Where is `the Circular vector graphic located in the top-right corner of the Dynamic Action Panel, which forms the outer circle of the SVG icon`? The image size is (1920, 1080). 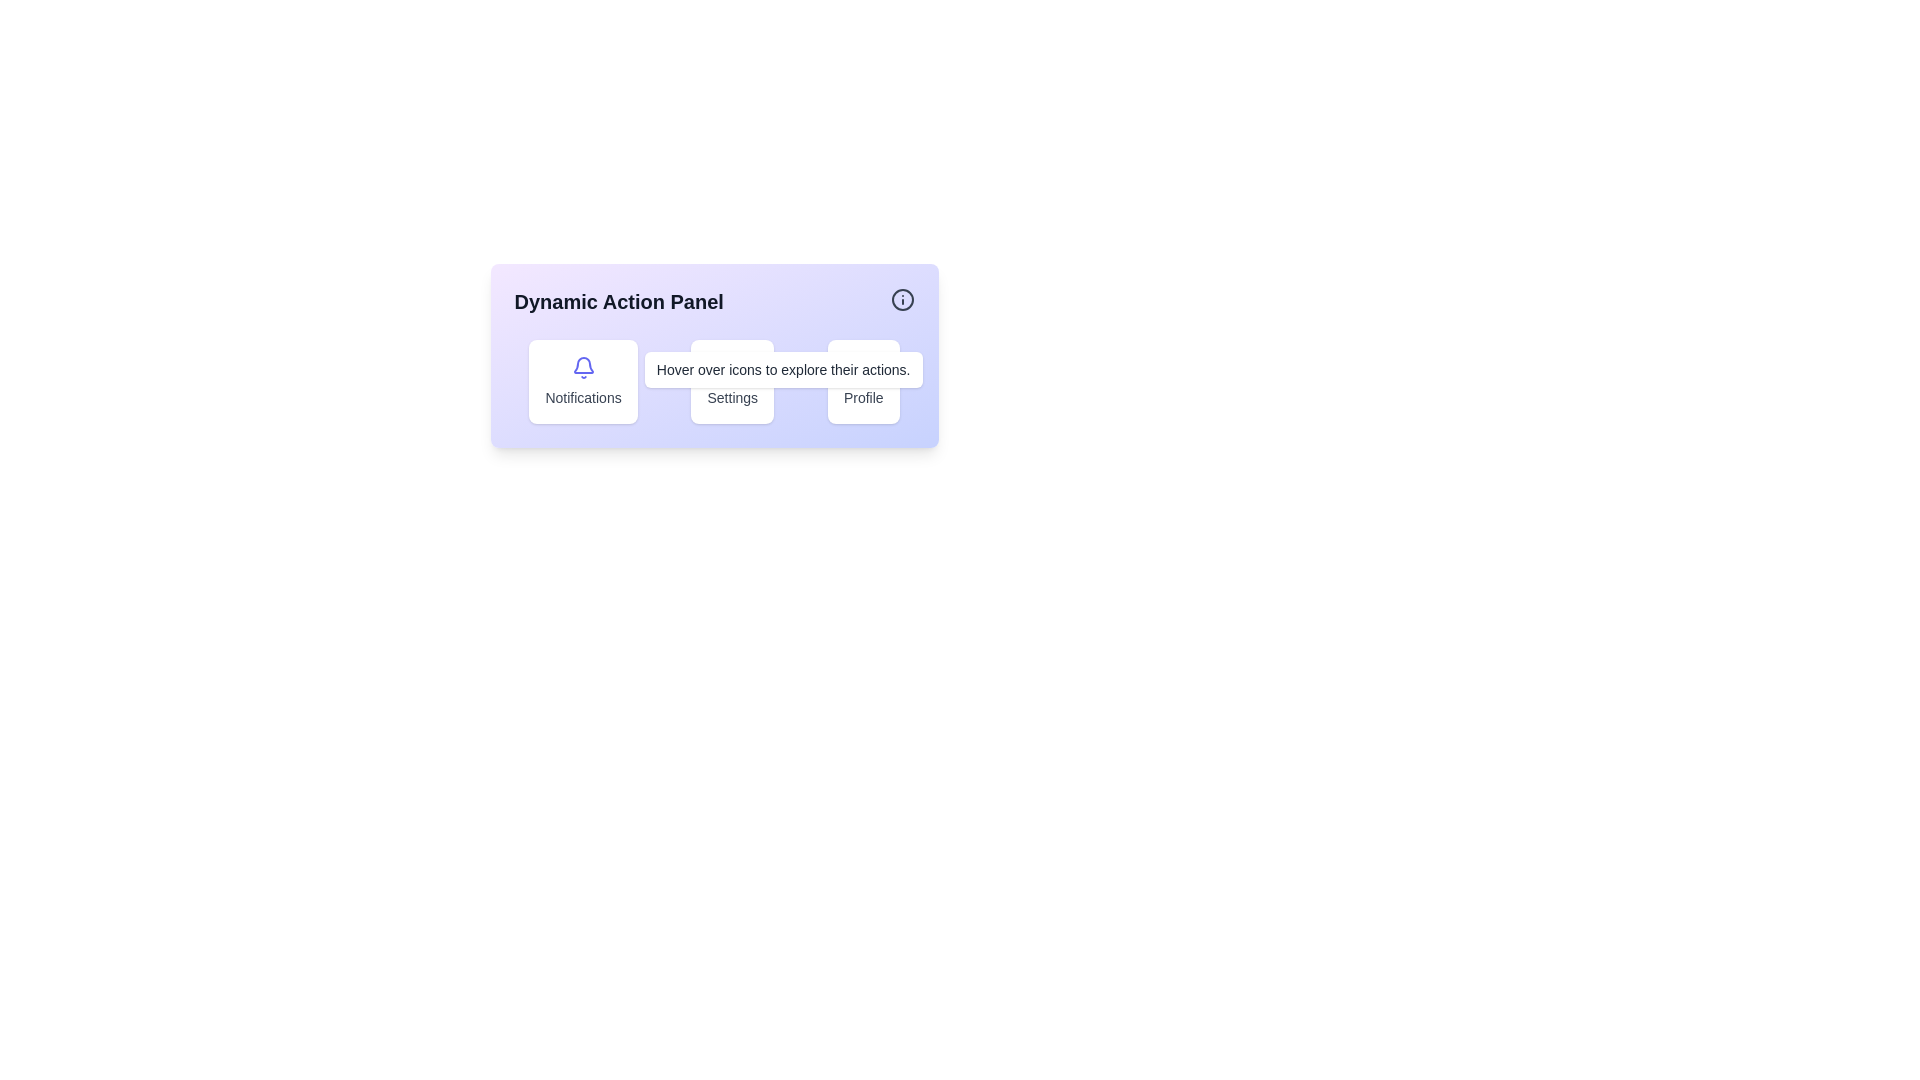
the Circular vector graphic located in the top-right corner of the Dynamic Action Panel, which forms the outer circle of the SVG icon is located at coordinates (901, 300).